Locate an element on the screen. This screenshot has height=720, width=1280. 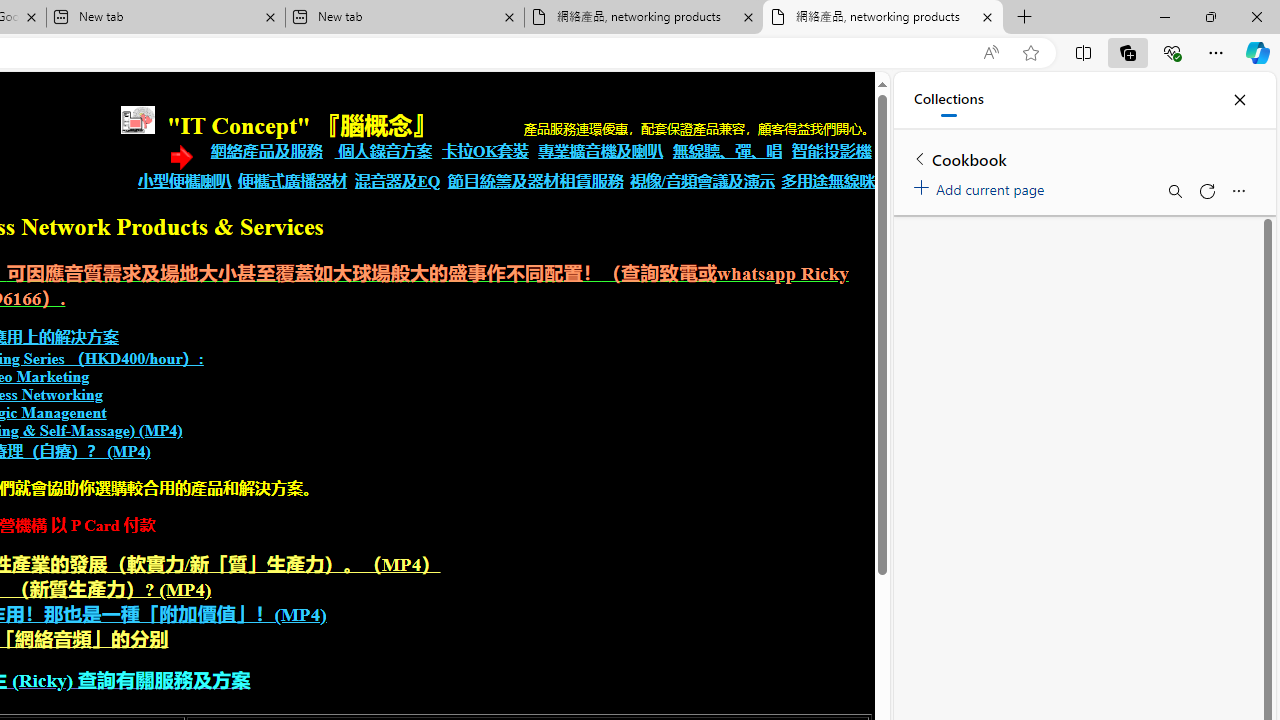
'Add current page' is located at coordinates (983, 186).